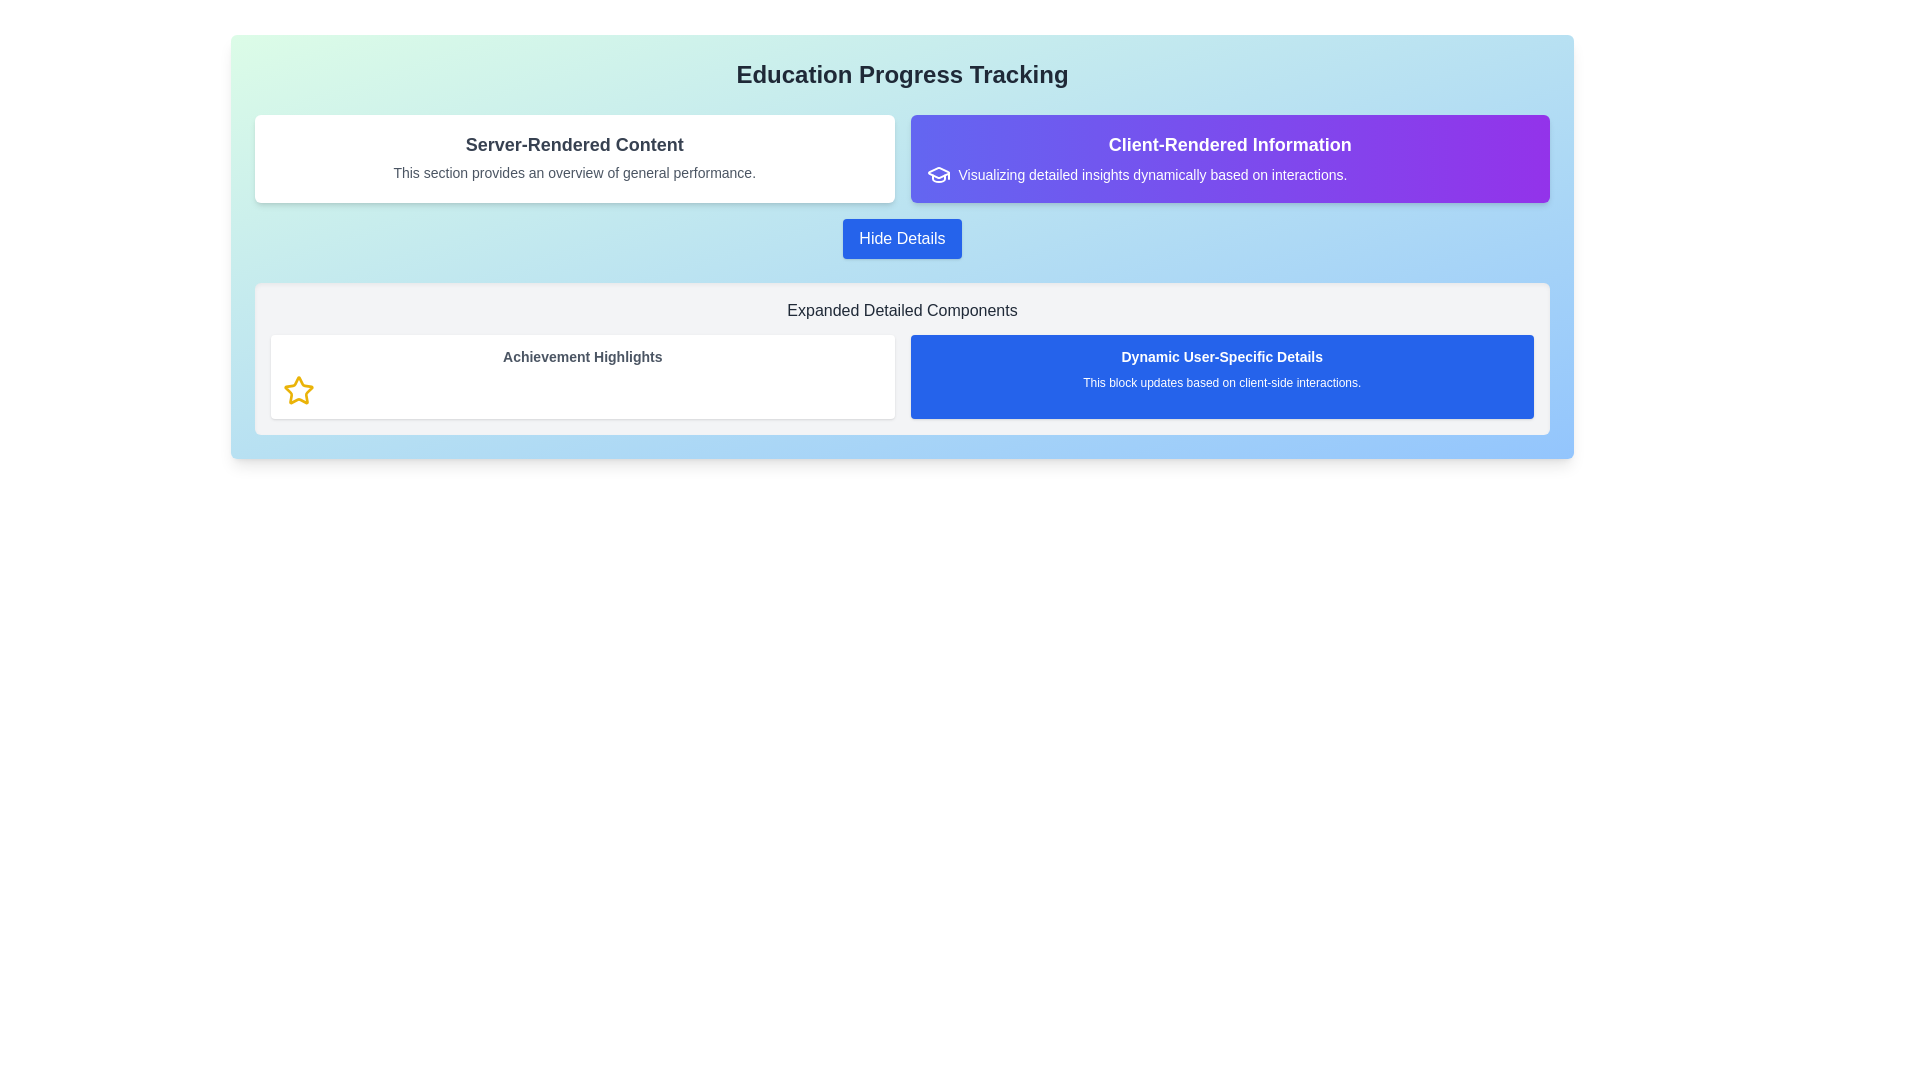 The height and width of the screenshot is (1080, 1920). I want to click on the Informational Panel located in the upper-center-right section of the interface, so click(1229, 157).